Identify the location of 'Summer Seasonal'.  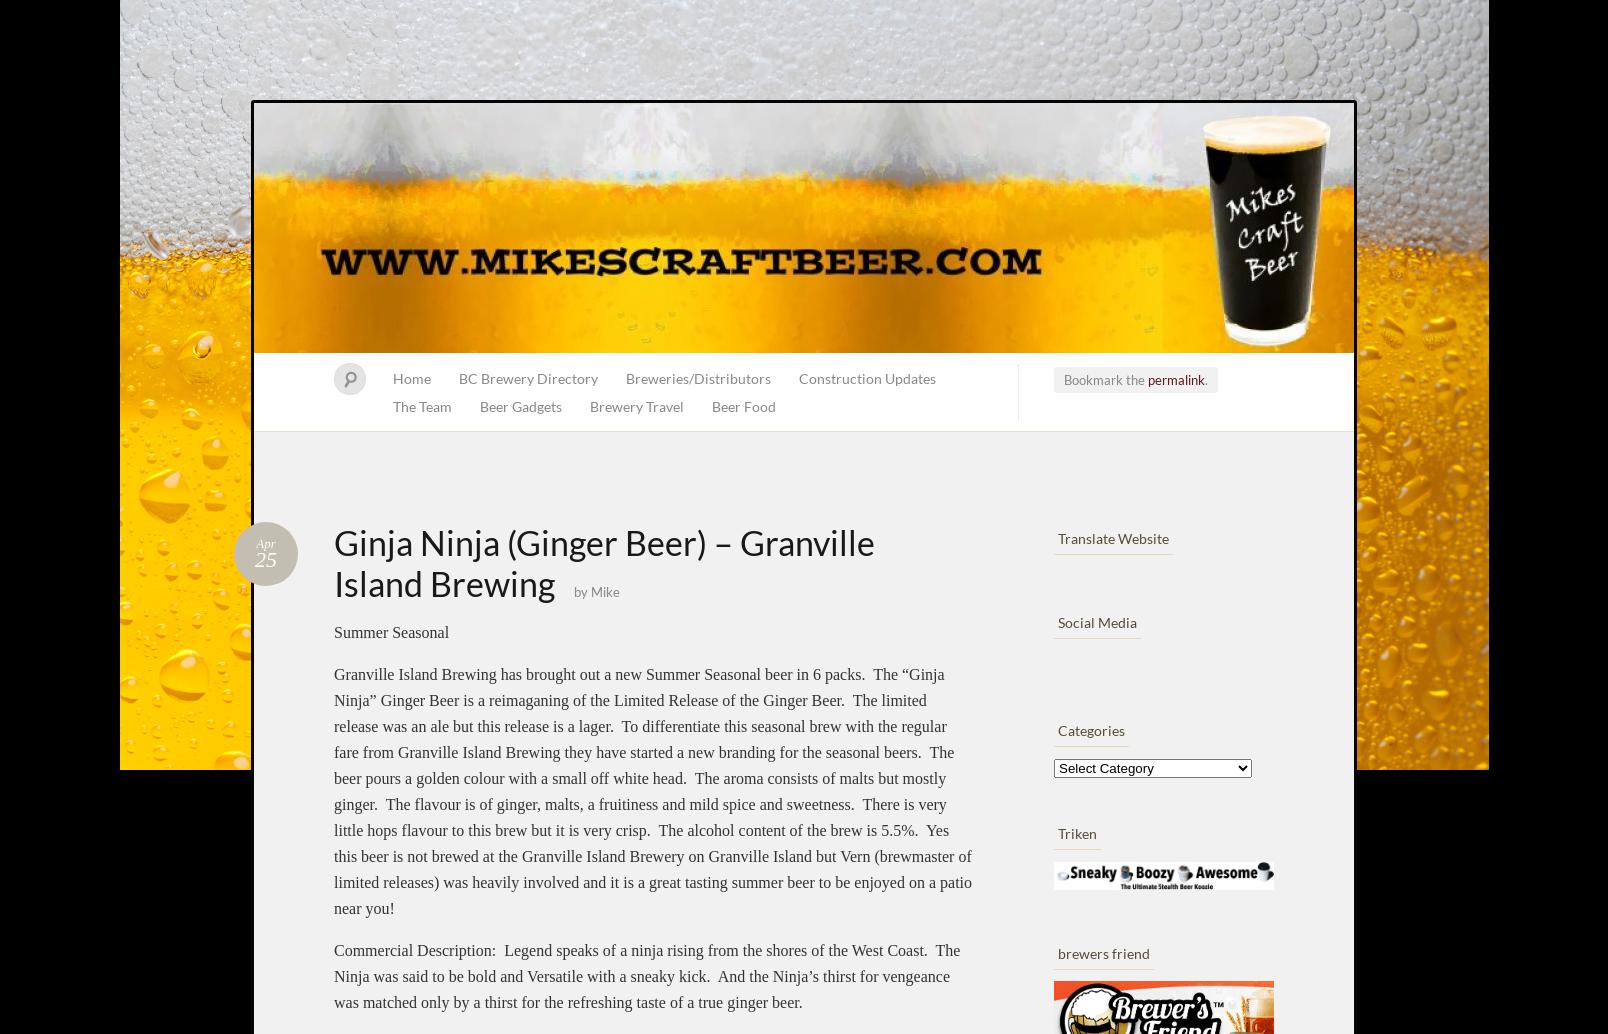
(332, 632).